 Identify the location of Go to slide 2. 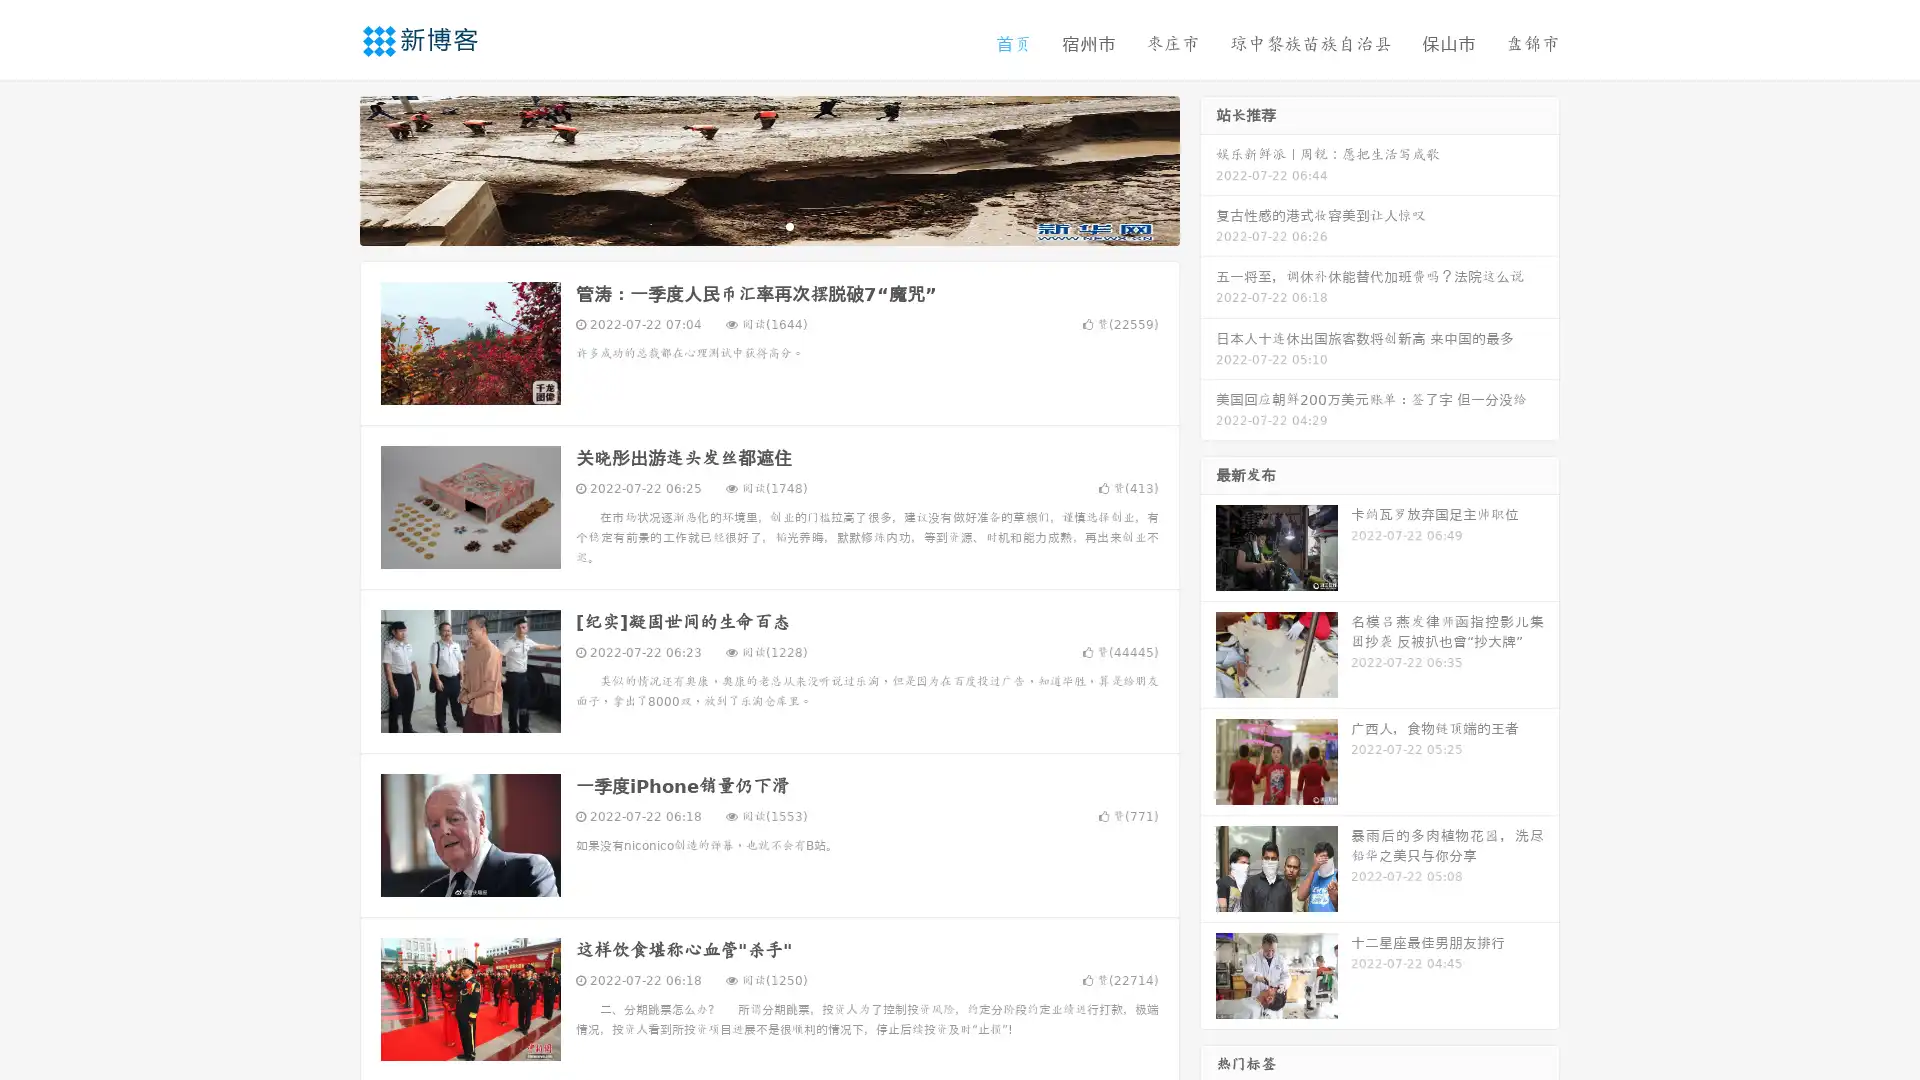
(768, 225).